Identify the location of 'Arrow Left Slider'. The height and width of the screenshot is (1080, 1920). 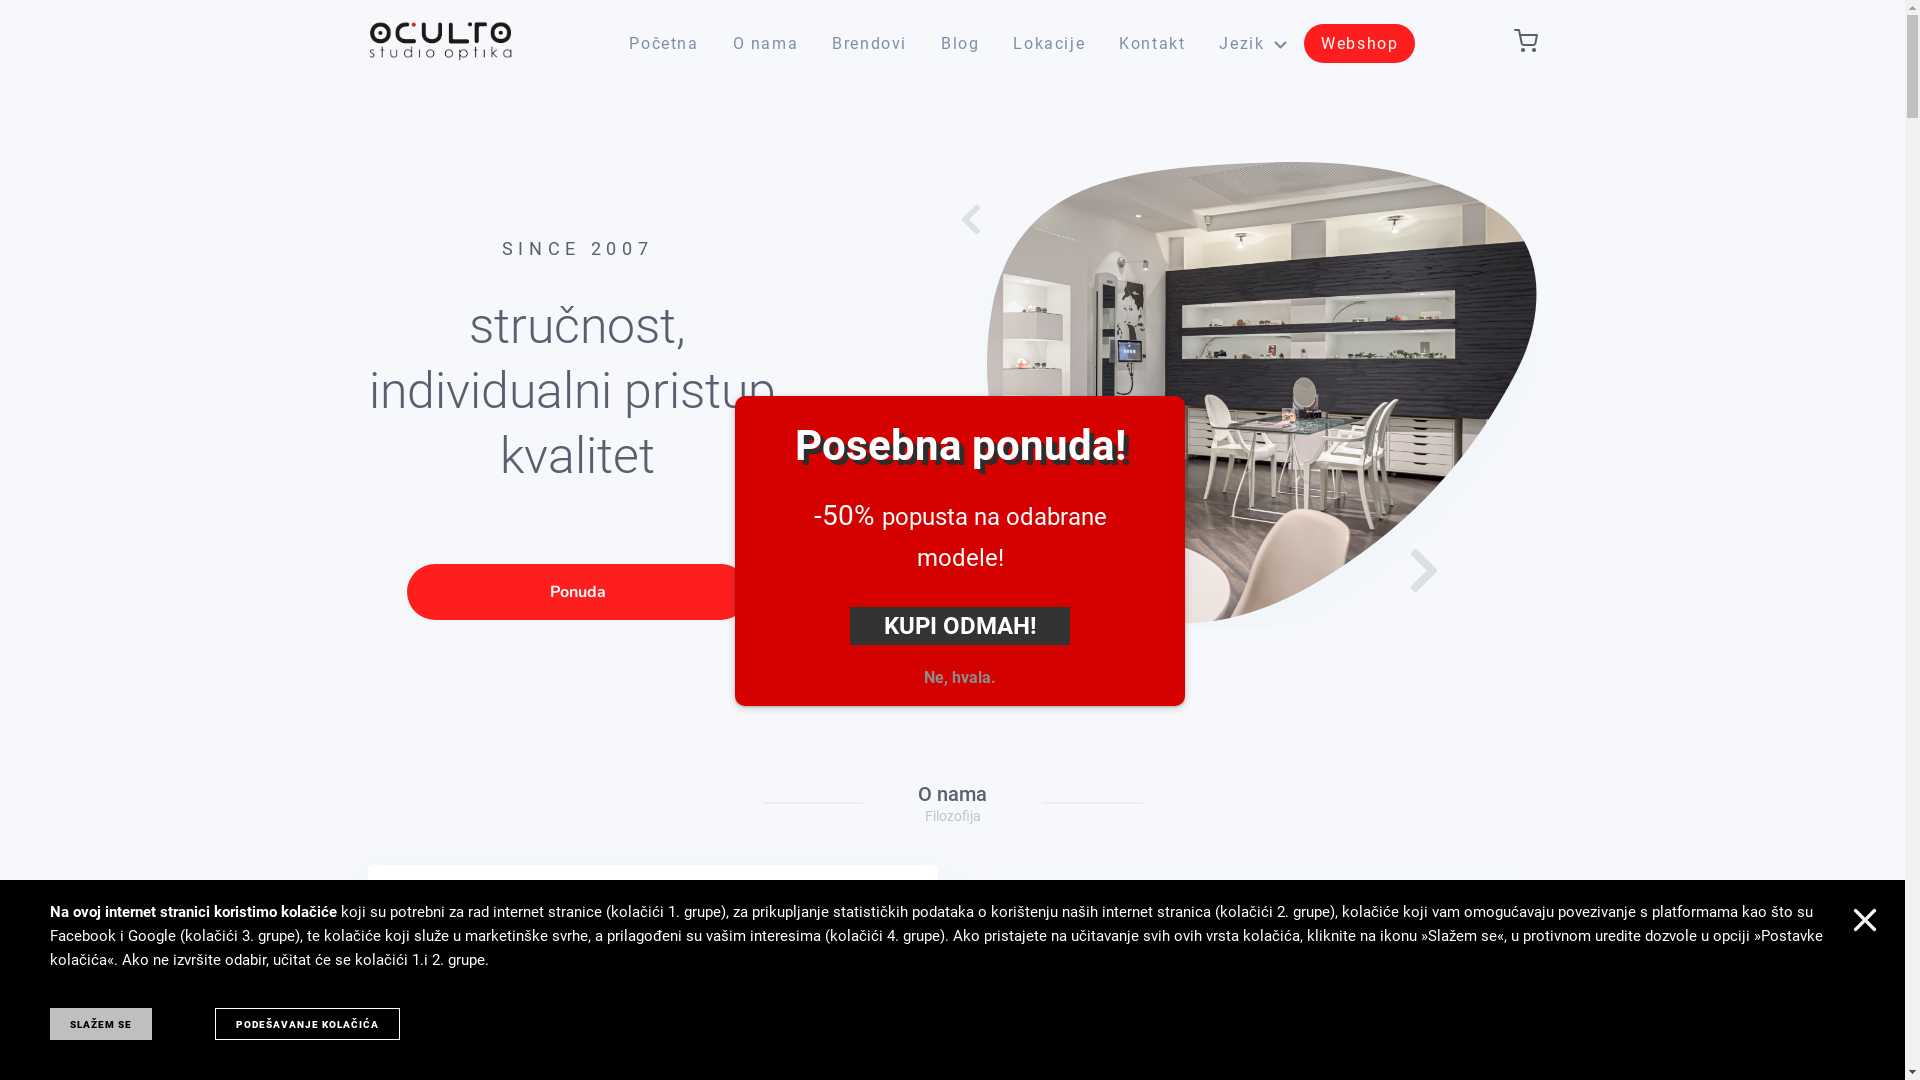
(976, 219).